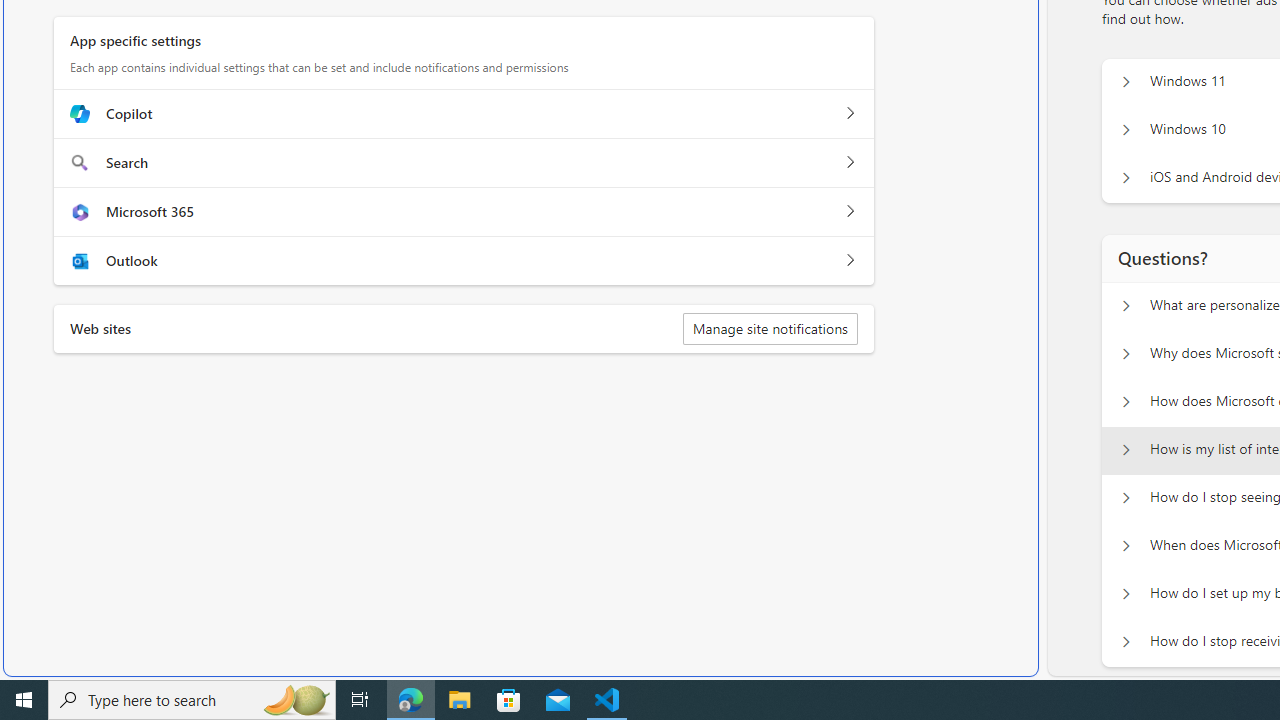 The width and height of the screenshot is (1280, 720). What do you see at coordinates (768, 328) in the screenshot?
I see `'Manage site notifications'` at bounding box center [768, 328].